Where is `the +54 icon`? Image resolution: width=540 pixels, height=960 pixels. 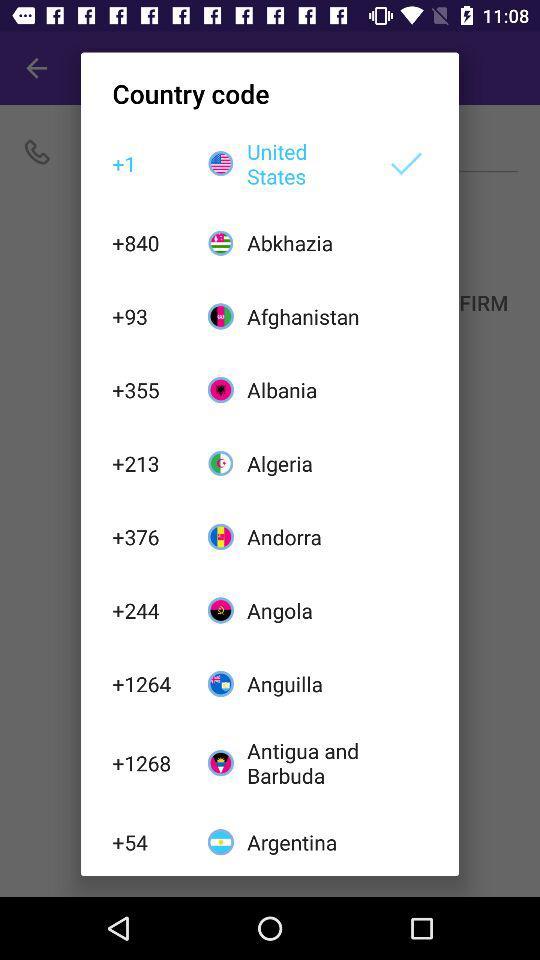
the +54 icon is located at coordinates (148, 841).